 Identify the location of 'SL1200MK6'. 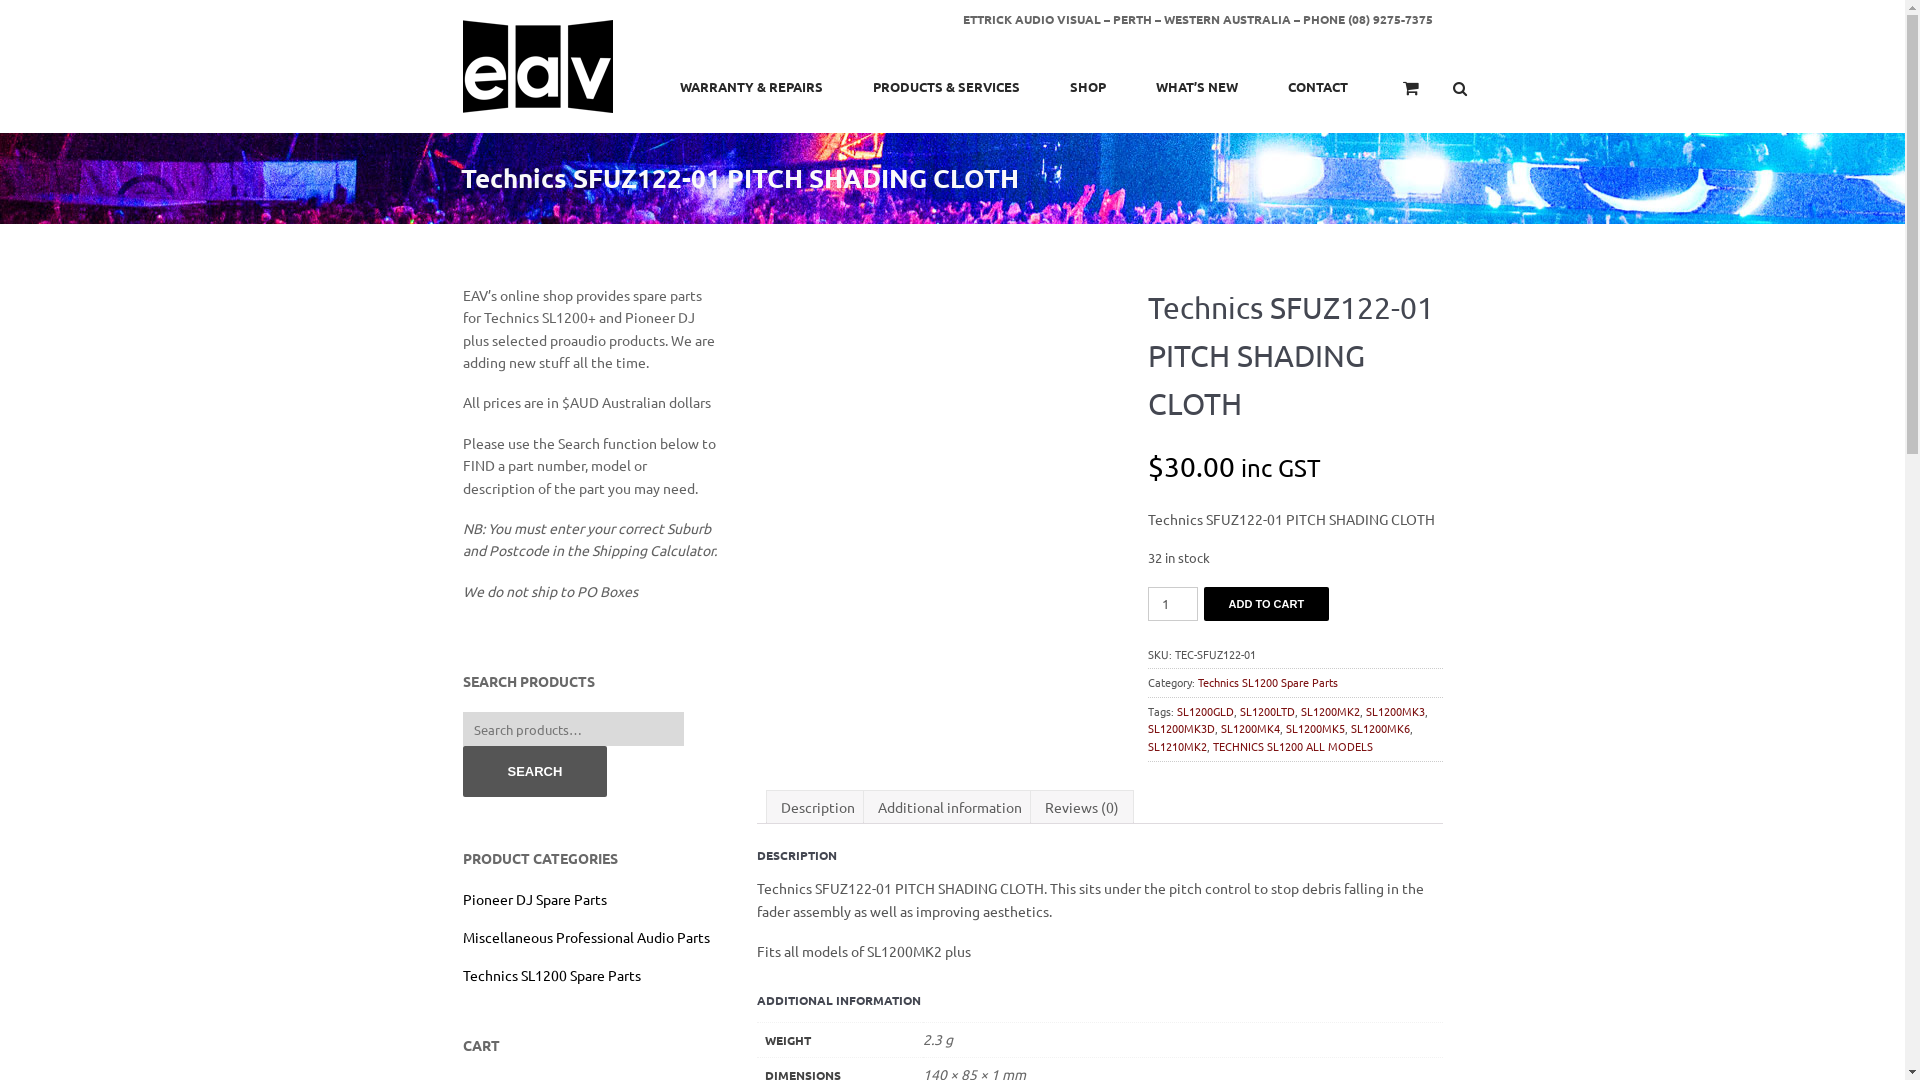
(1379, 728).